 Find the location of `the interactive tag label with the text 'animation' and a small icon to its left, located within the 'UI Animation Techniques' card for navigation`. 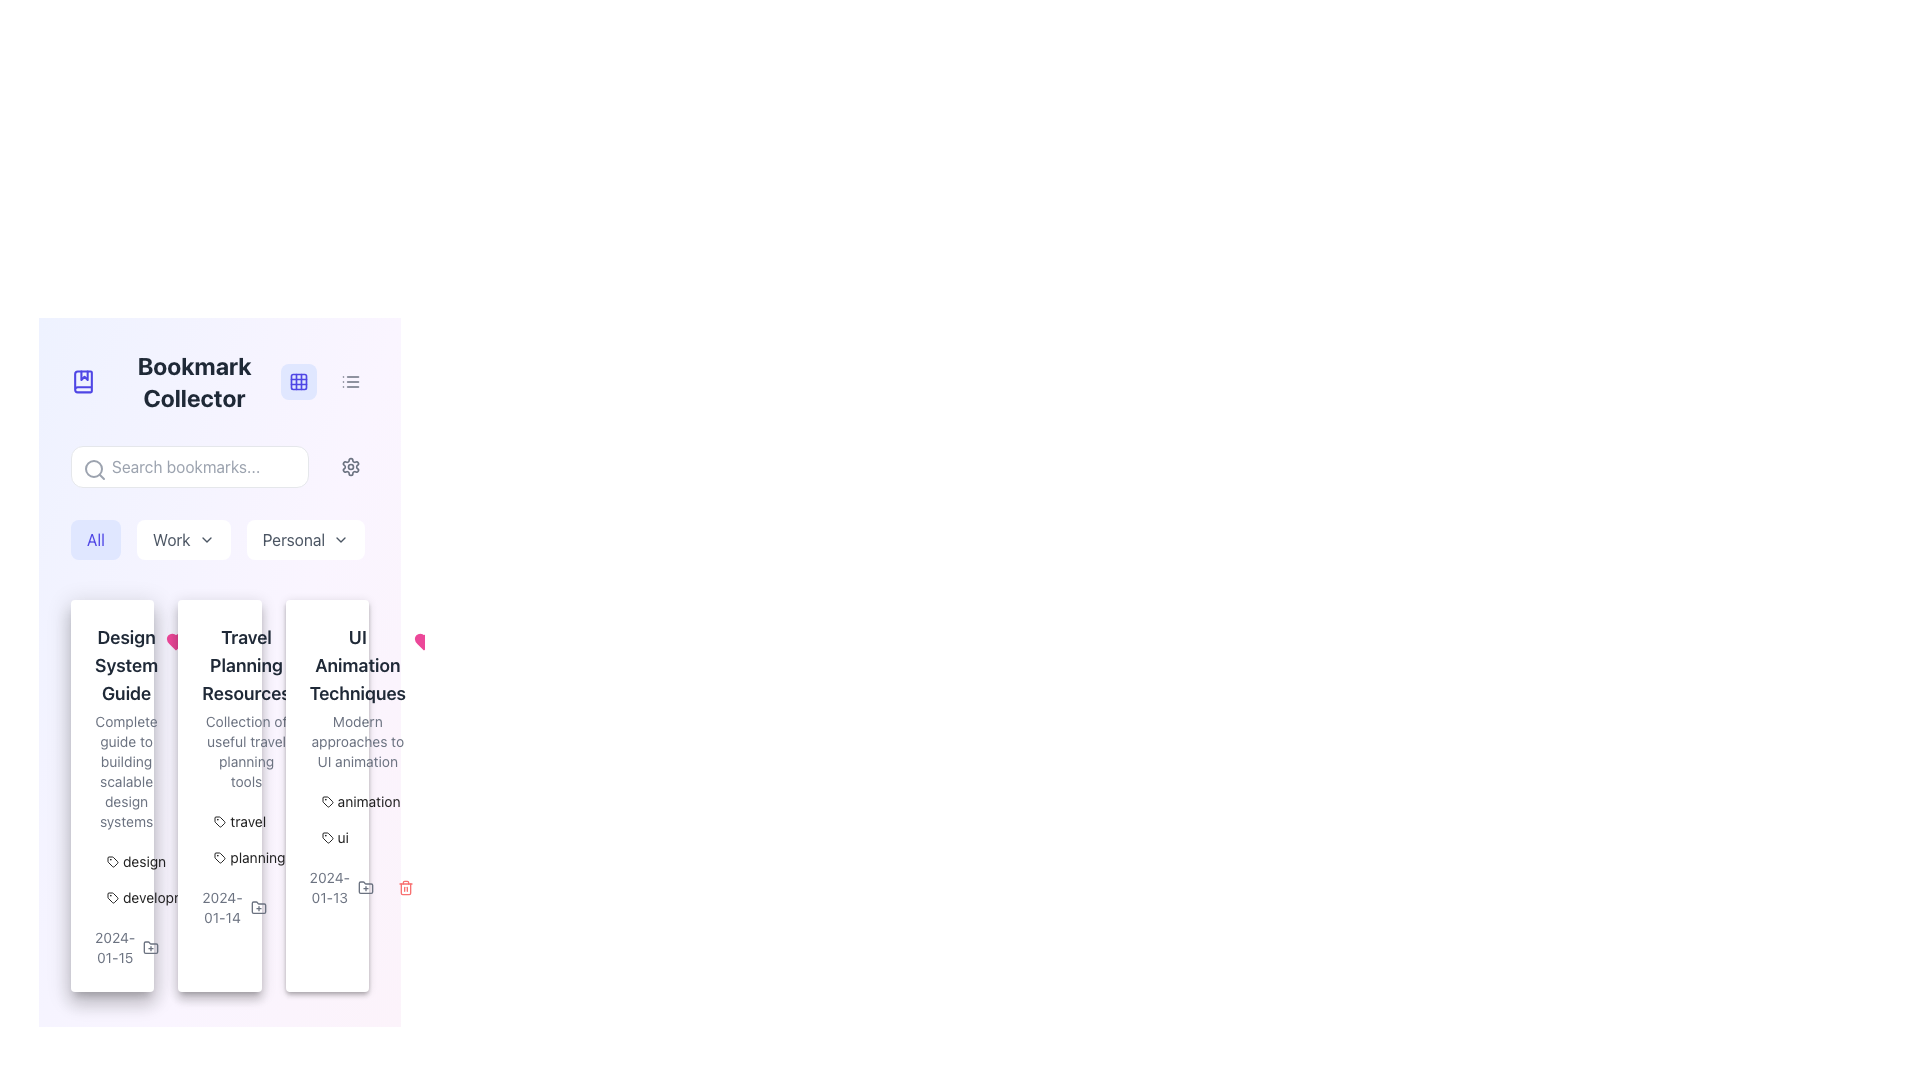

the interactive tag label with the text 'animation' and a small icon to its left, located within the 'UI Animation Techniques' card for navigation is located at coordinates (361, 801).